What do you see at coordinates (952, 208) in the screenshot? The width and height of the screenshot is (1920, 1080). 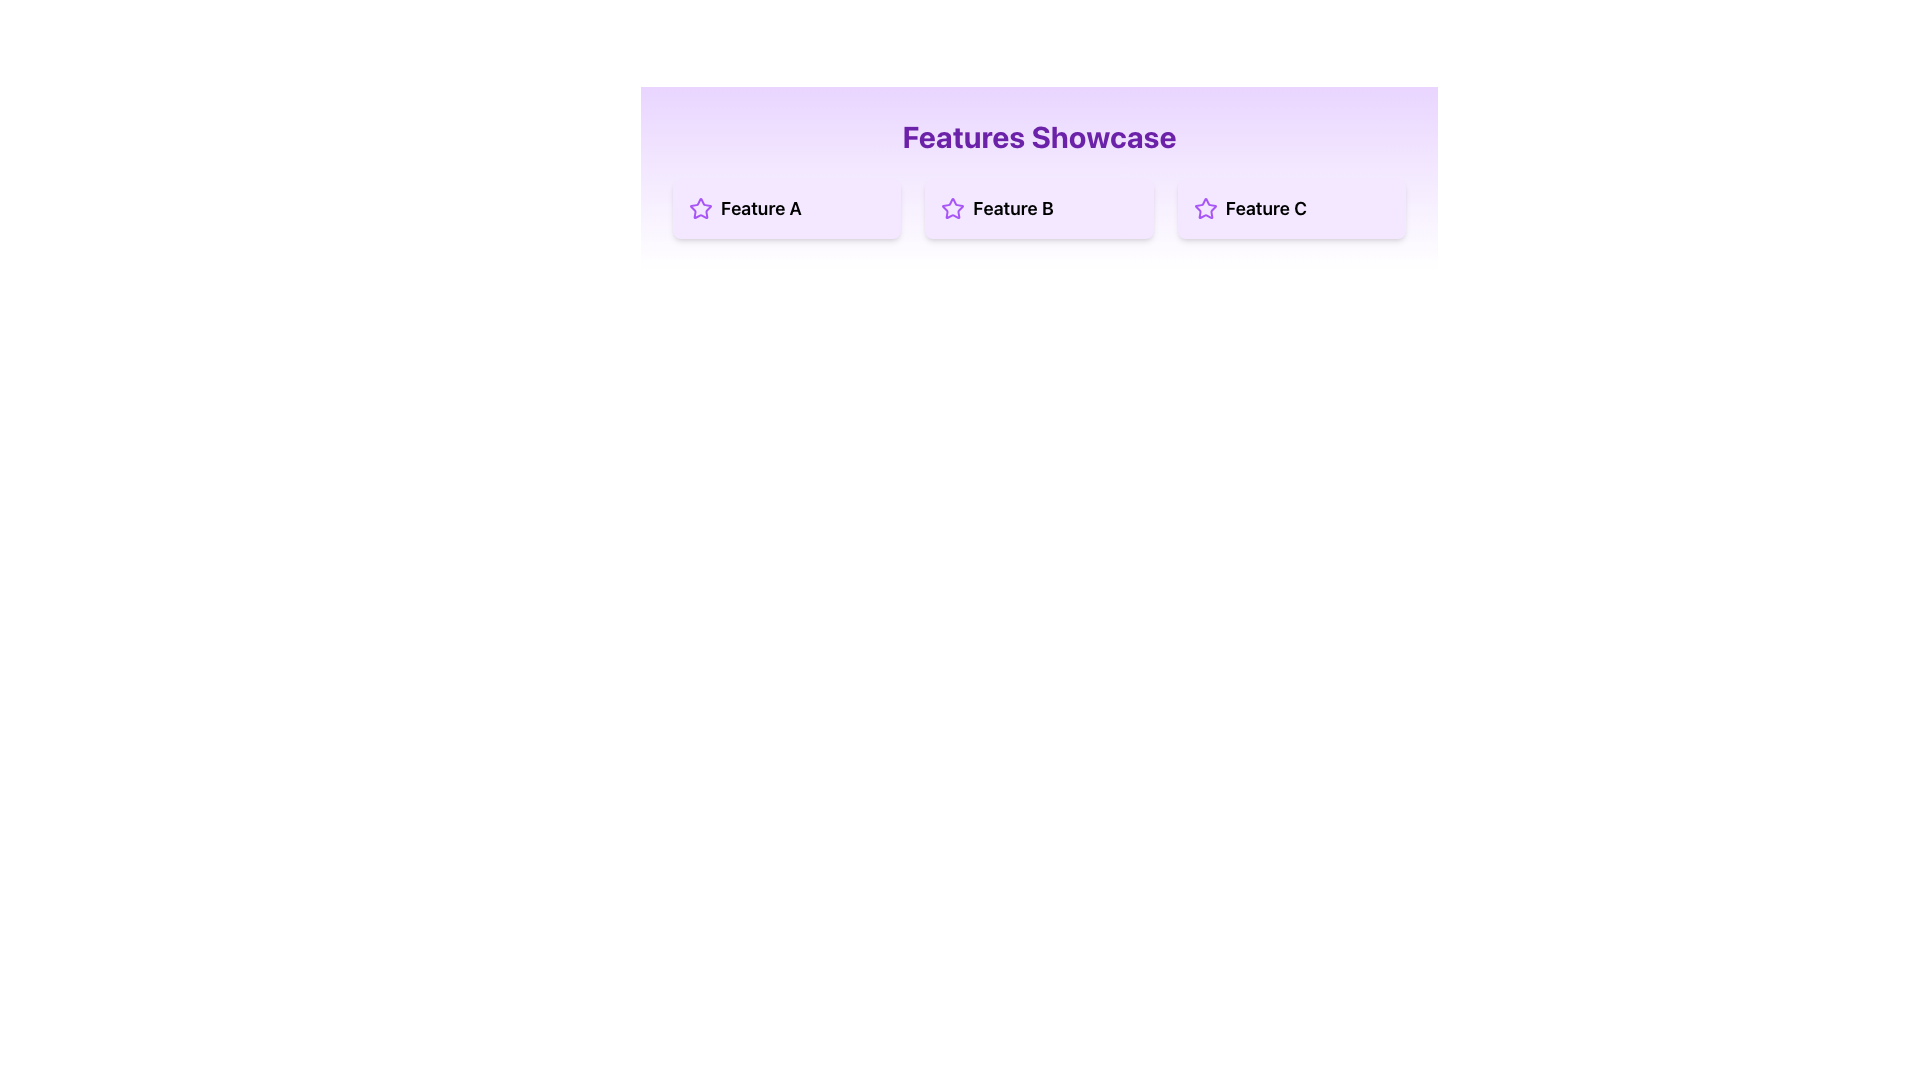 I see `the star-shaped SVG icon styled in purple with a central hollow design located in the Feature B card of the Features Showcase section` at bounding box center [952, 208].